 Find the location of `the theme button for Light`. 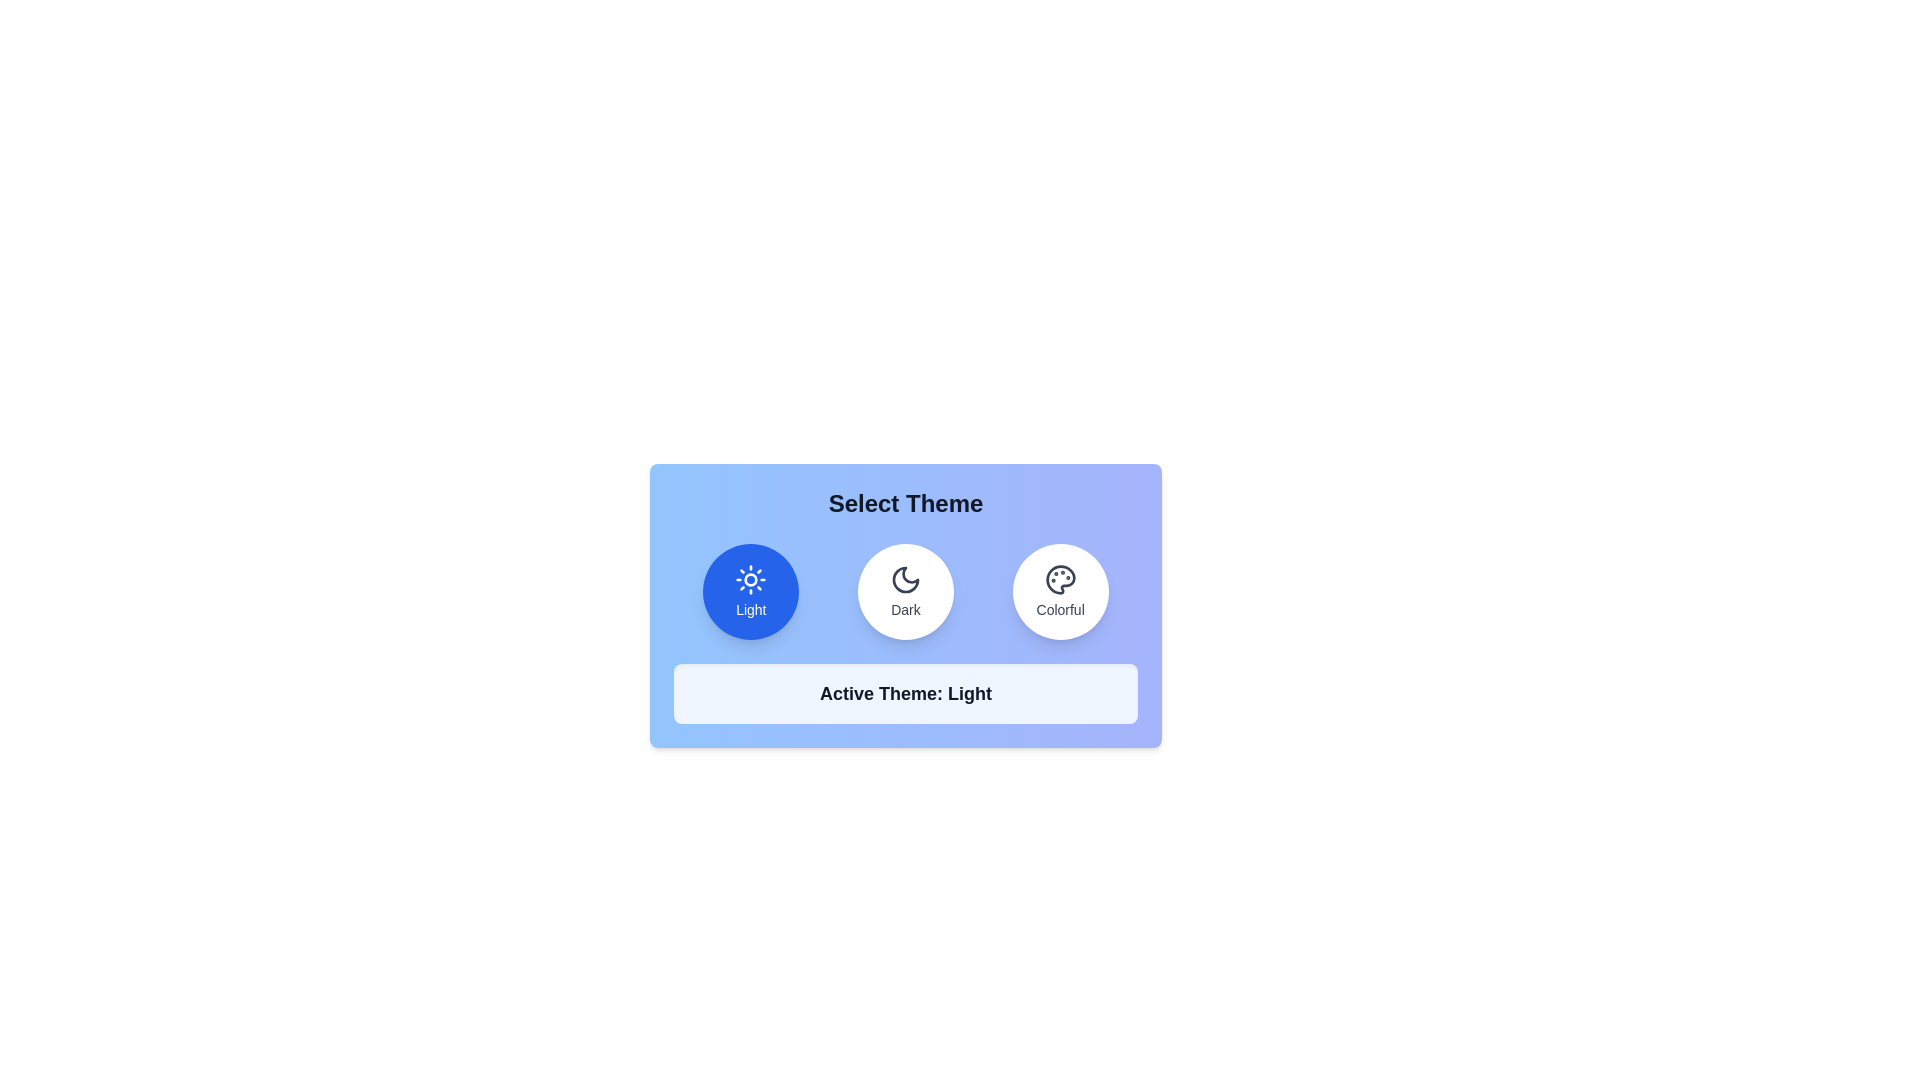

the theme button for Light is located at coordinates (750, 590).